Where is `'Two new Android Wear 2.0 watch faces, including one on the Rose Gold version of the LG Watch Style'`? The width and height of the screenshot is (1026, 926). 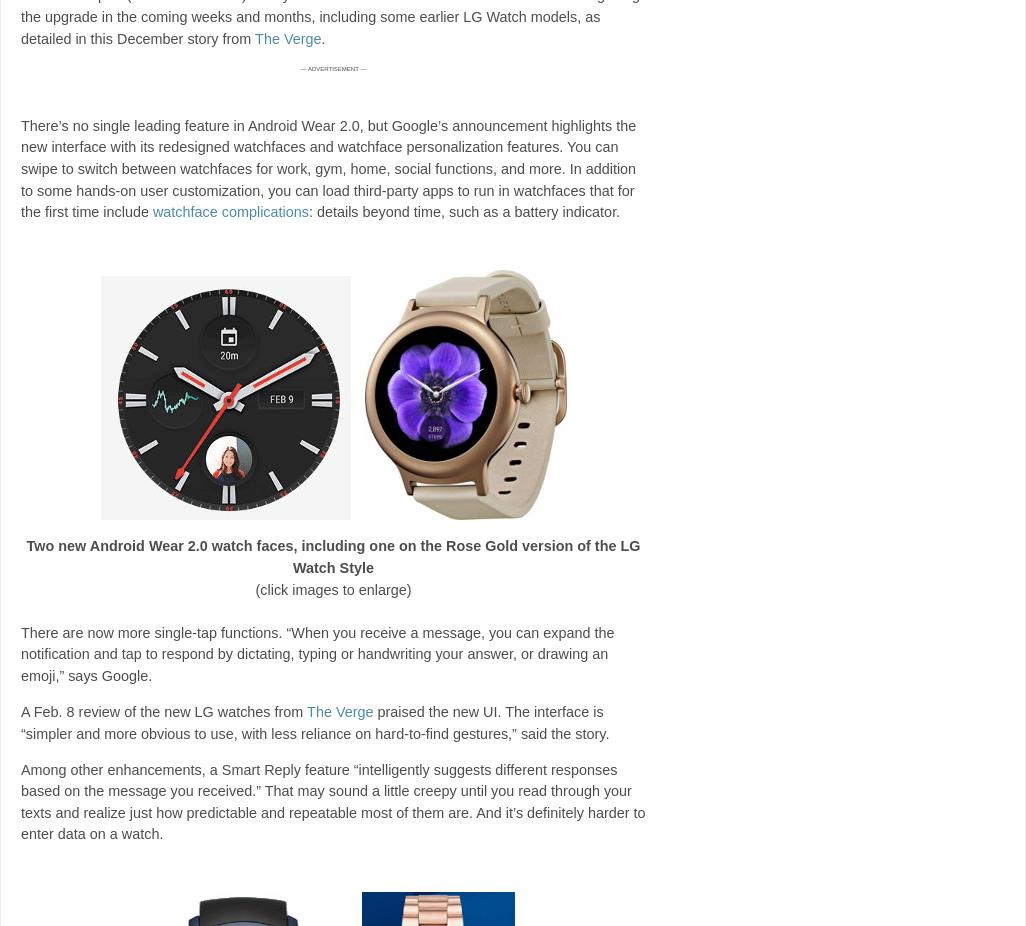 'Two new Android Wear 2.0 watch faces, including one on the Rose Gold version of the LG Watch Style' is located at coordinates (333, 555).